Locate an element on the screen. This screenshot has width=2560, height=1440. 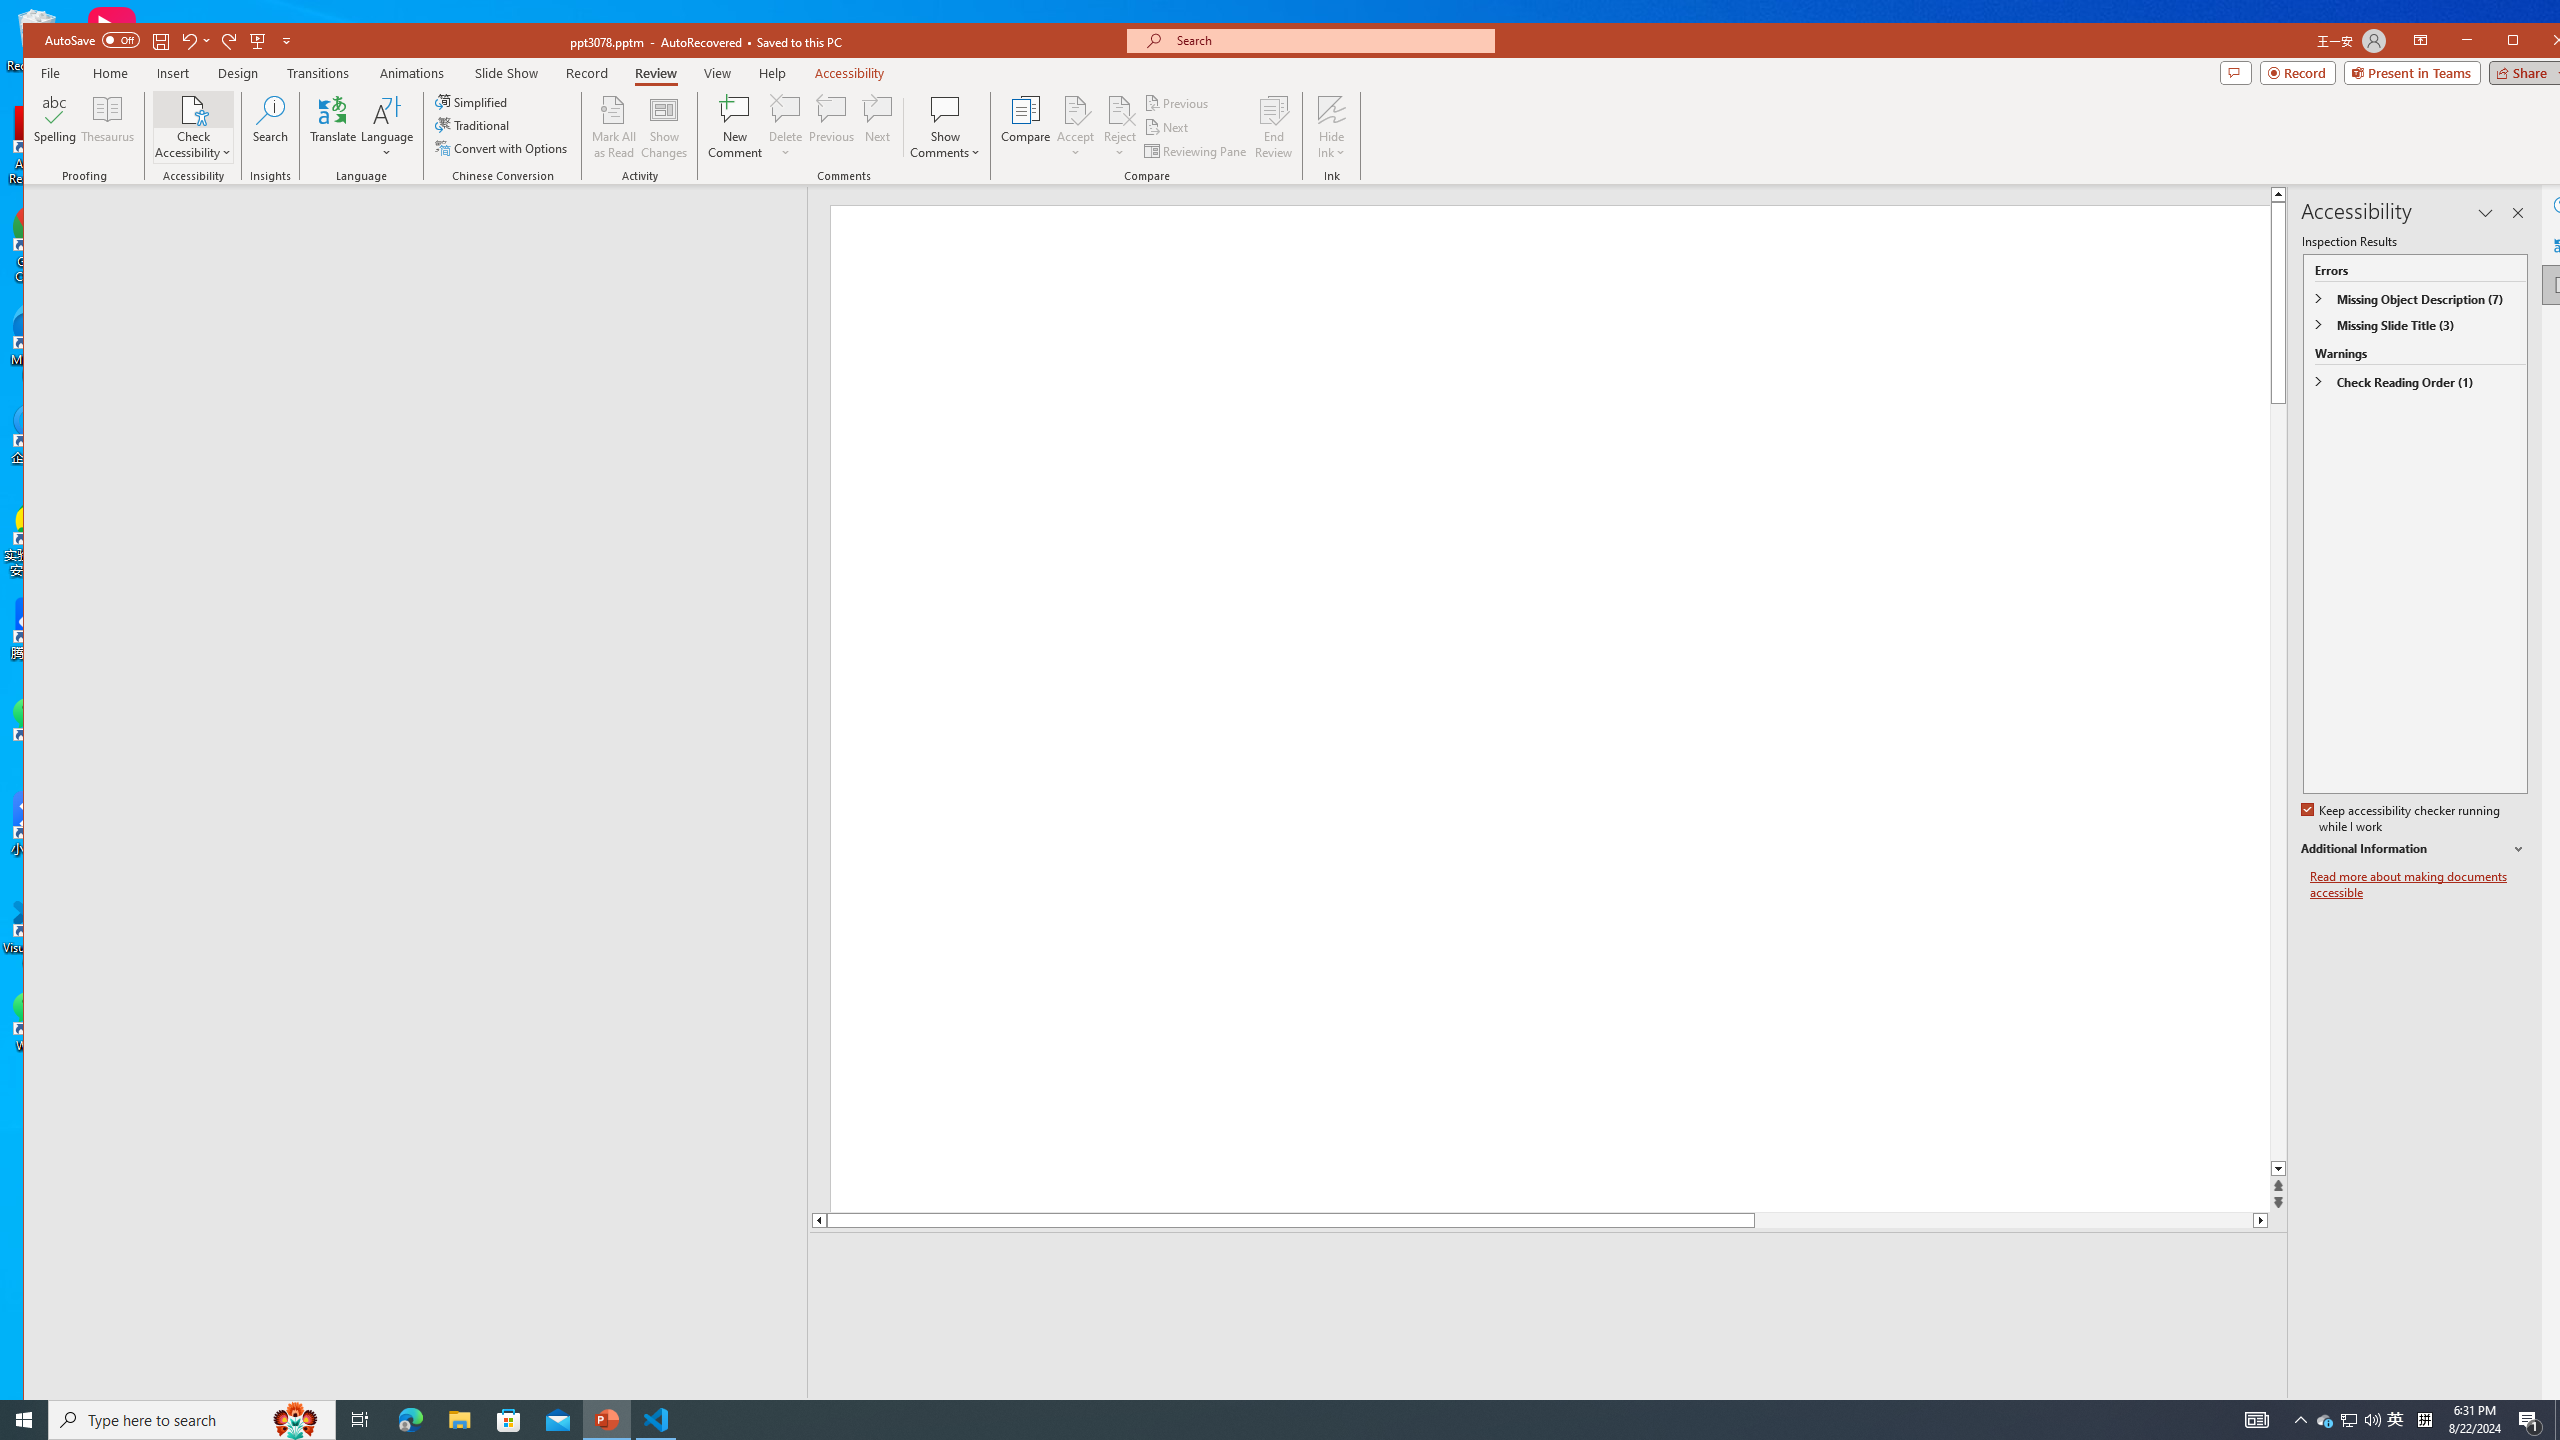
'Traditional' is located at coordinates (473, 125).